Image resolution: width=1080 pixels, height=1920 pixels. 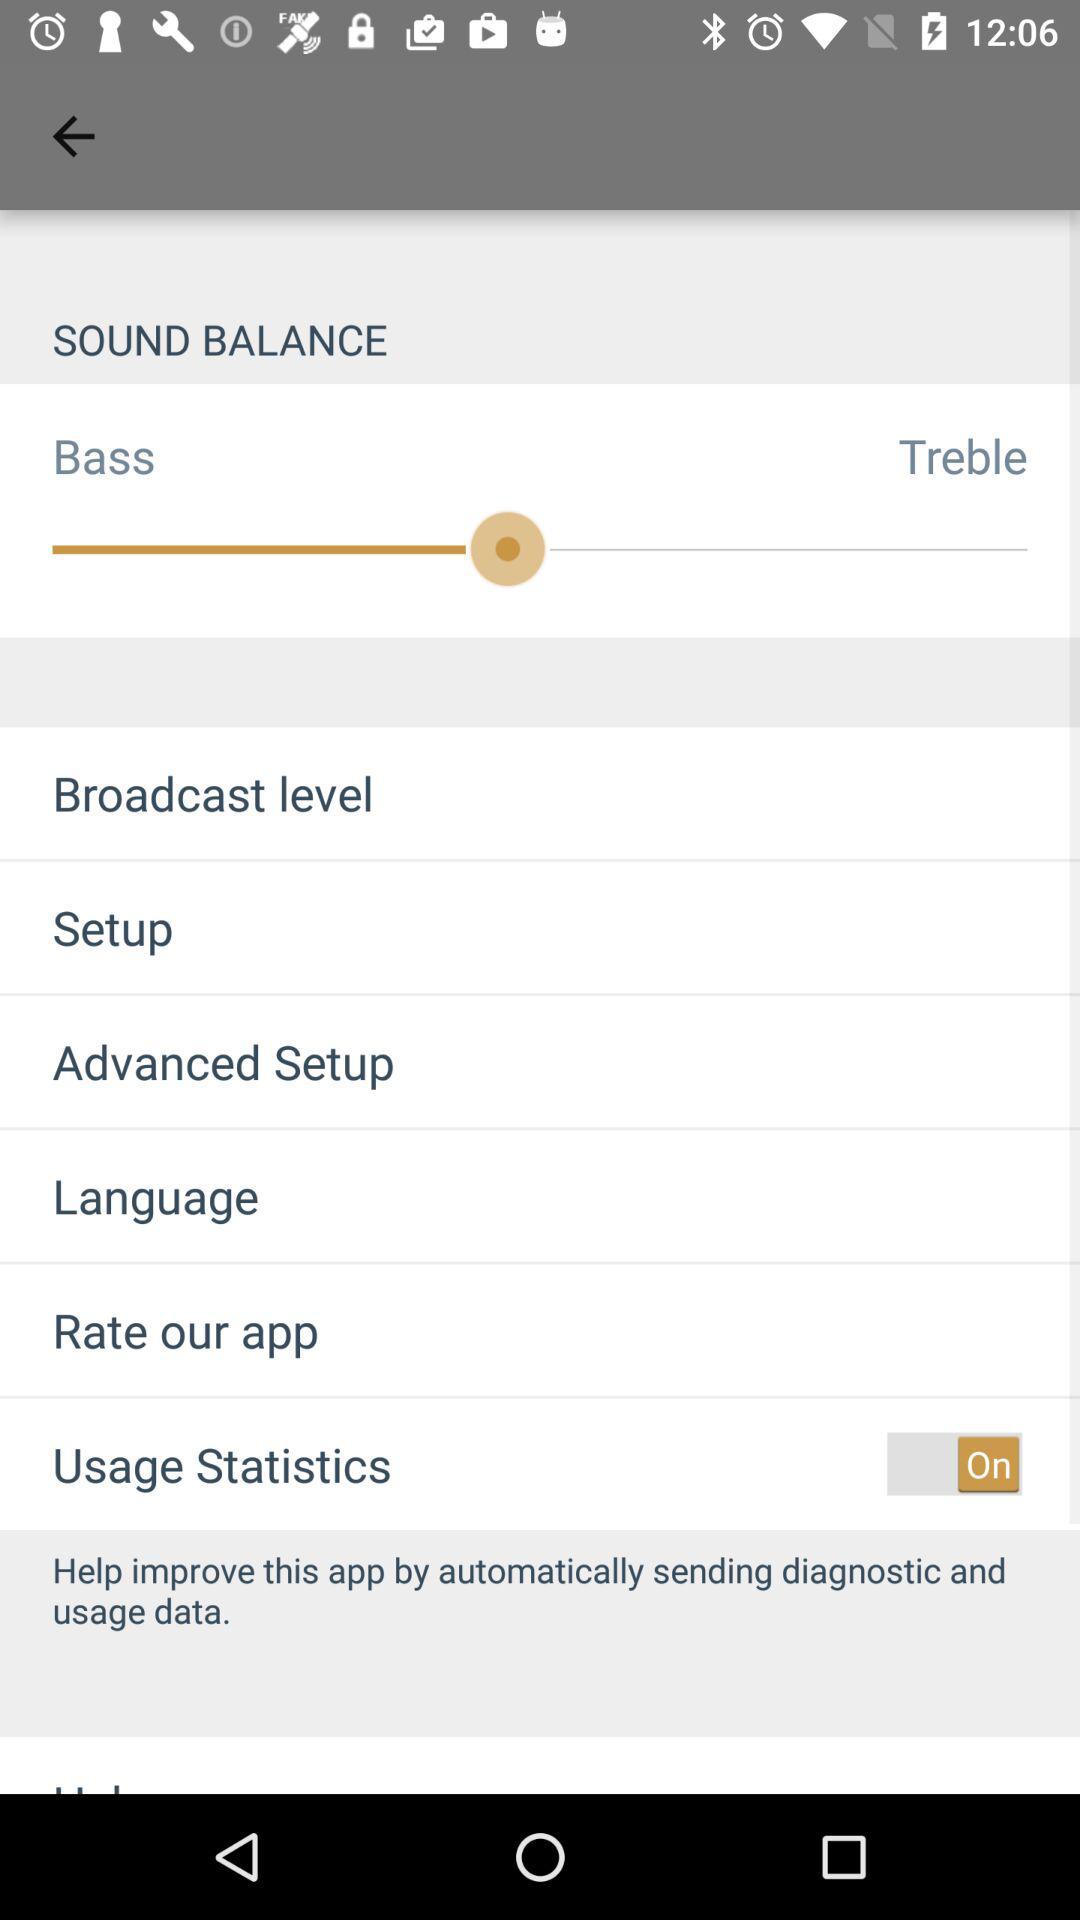 What do you see at coordinates (158, 1330) in the screenshot?
I see `the item below the language item` at bounding box center [158, 1330].